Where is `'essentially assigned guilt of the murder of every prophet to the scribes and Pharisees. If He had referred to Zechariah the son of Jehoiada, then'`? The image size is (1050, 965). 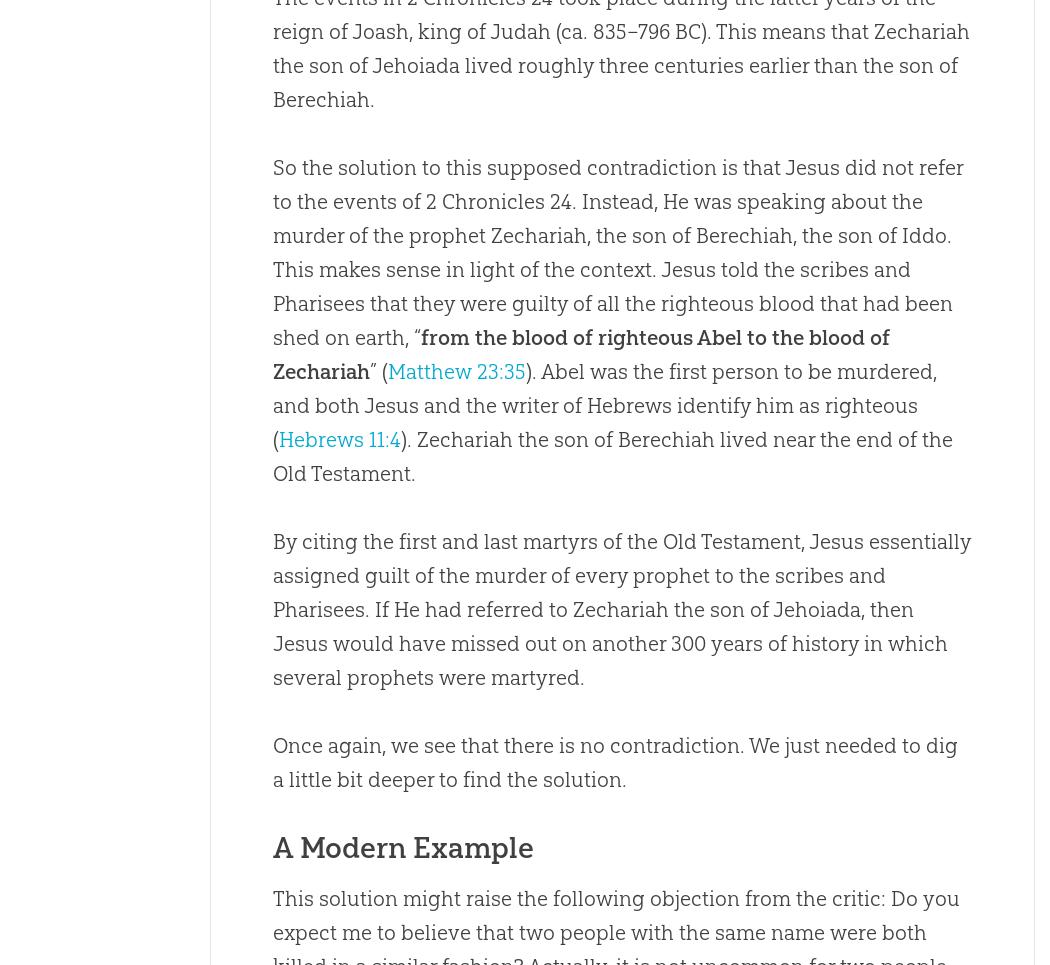
'essentially assigned guilt of the murder of every prophet to the scribes and Pharisees. If He had referred to Zechariah the son of Jehoiada, then' is located at coordinates (270, 575).